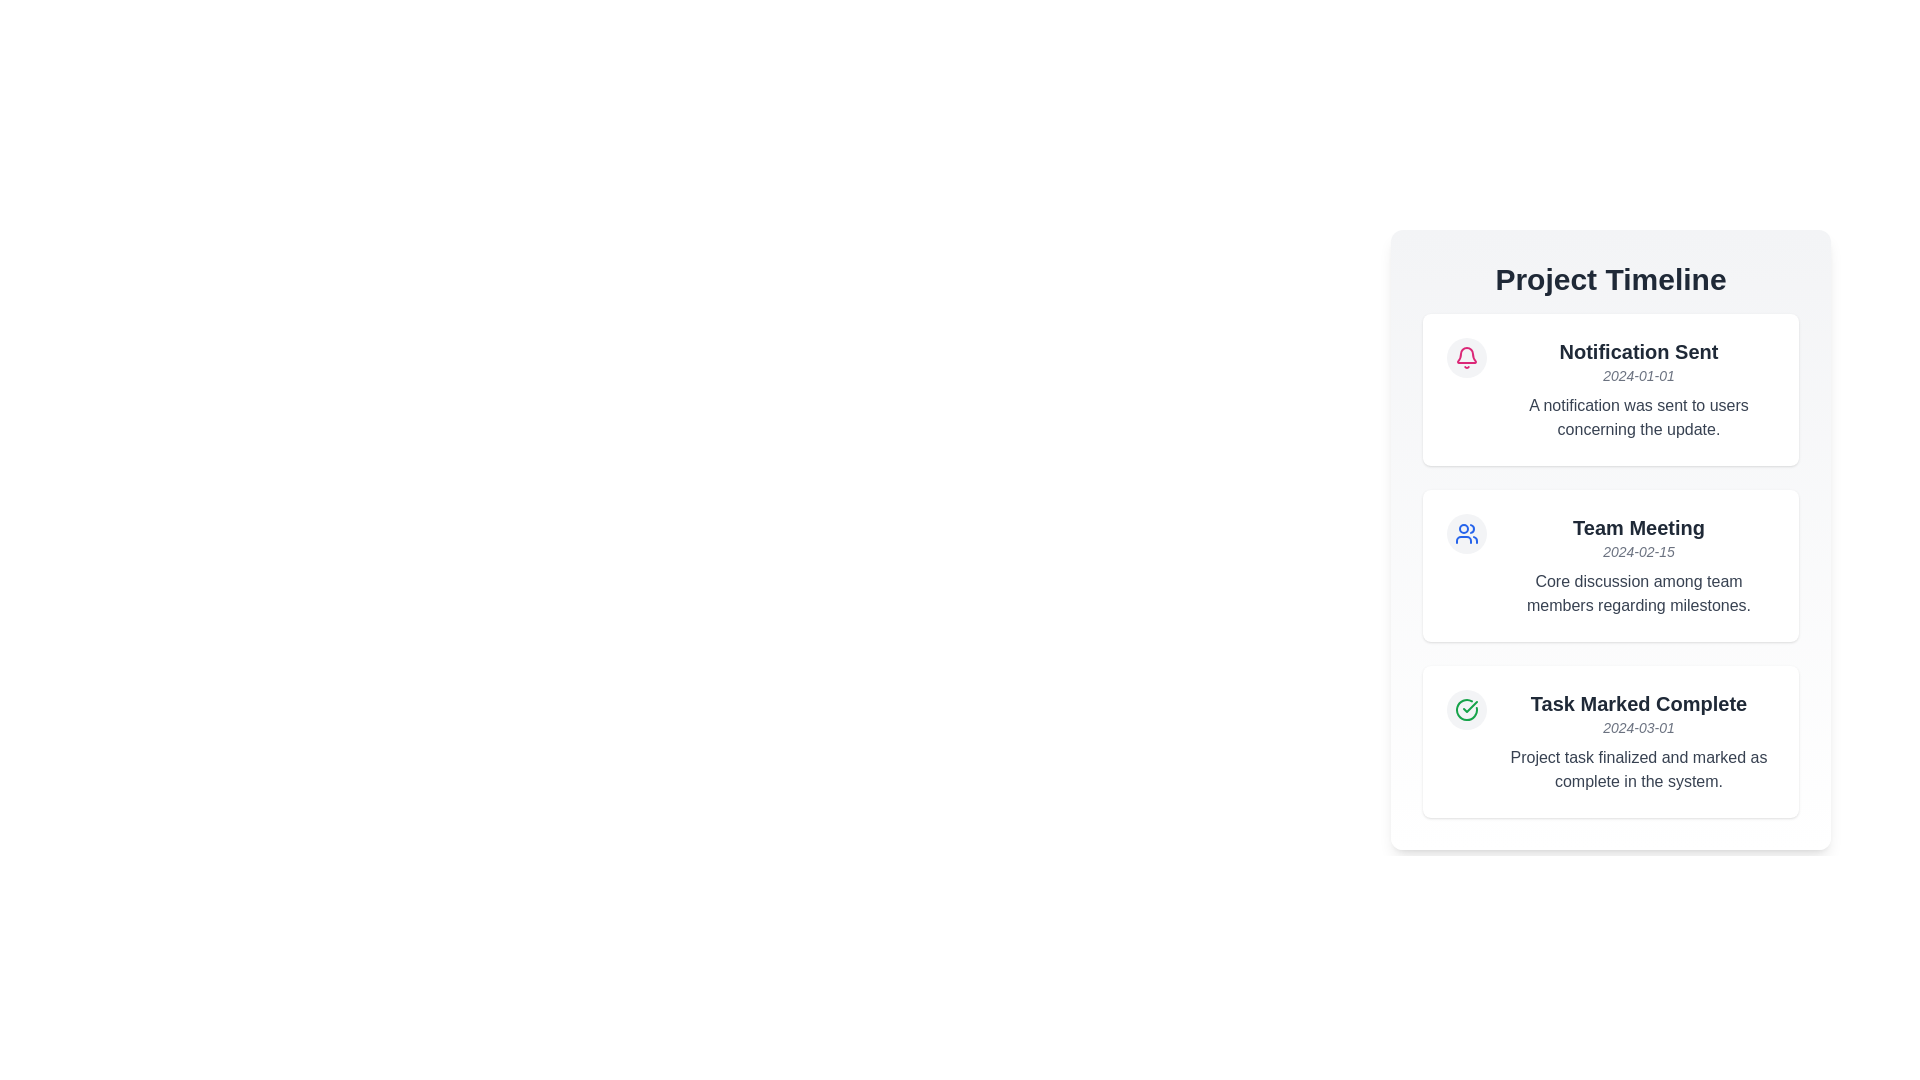  I want to click on the static text block providing additional information about the 'Task Marked Complete' event, located at the bottom of the 'Project Timeline' section, so click(1638, 769).